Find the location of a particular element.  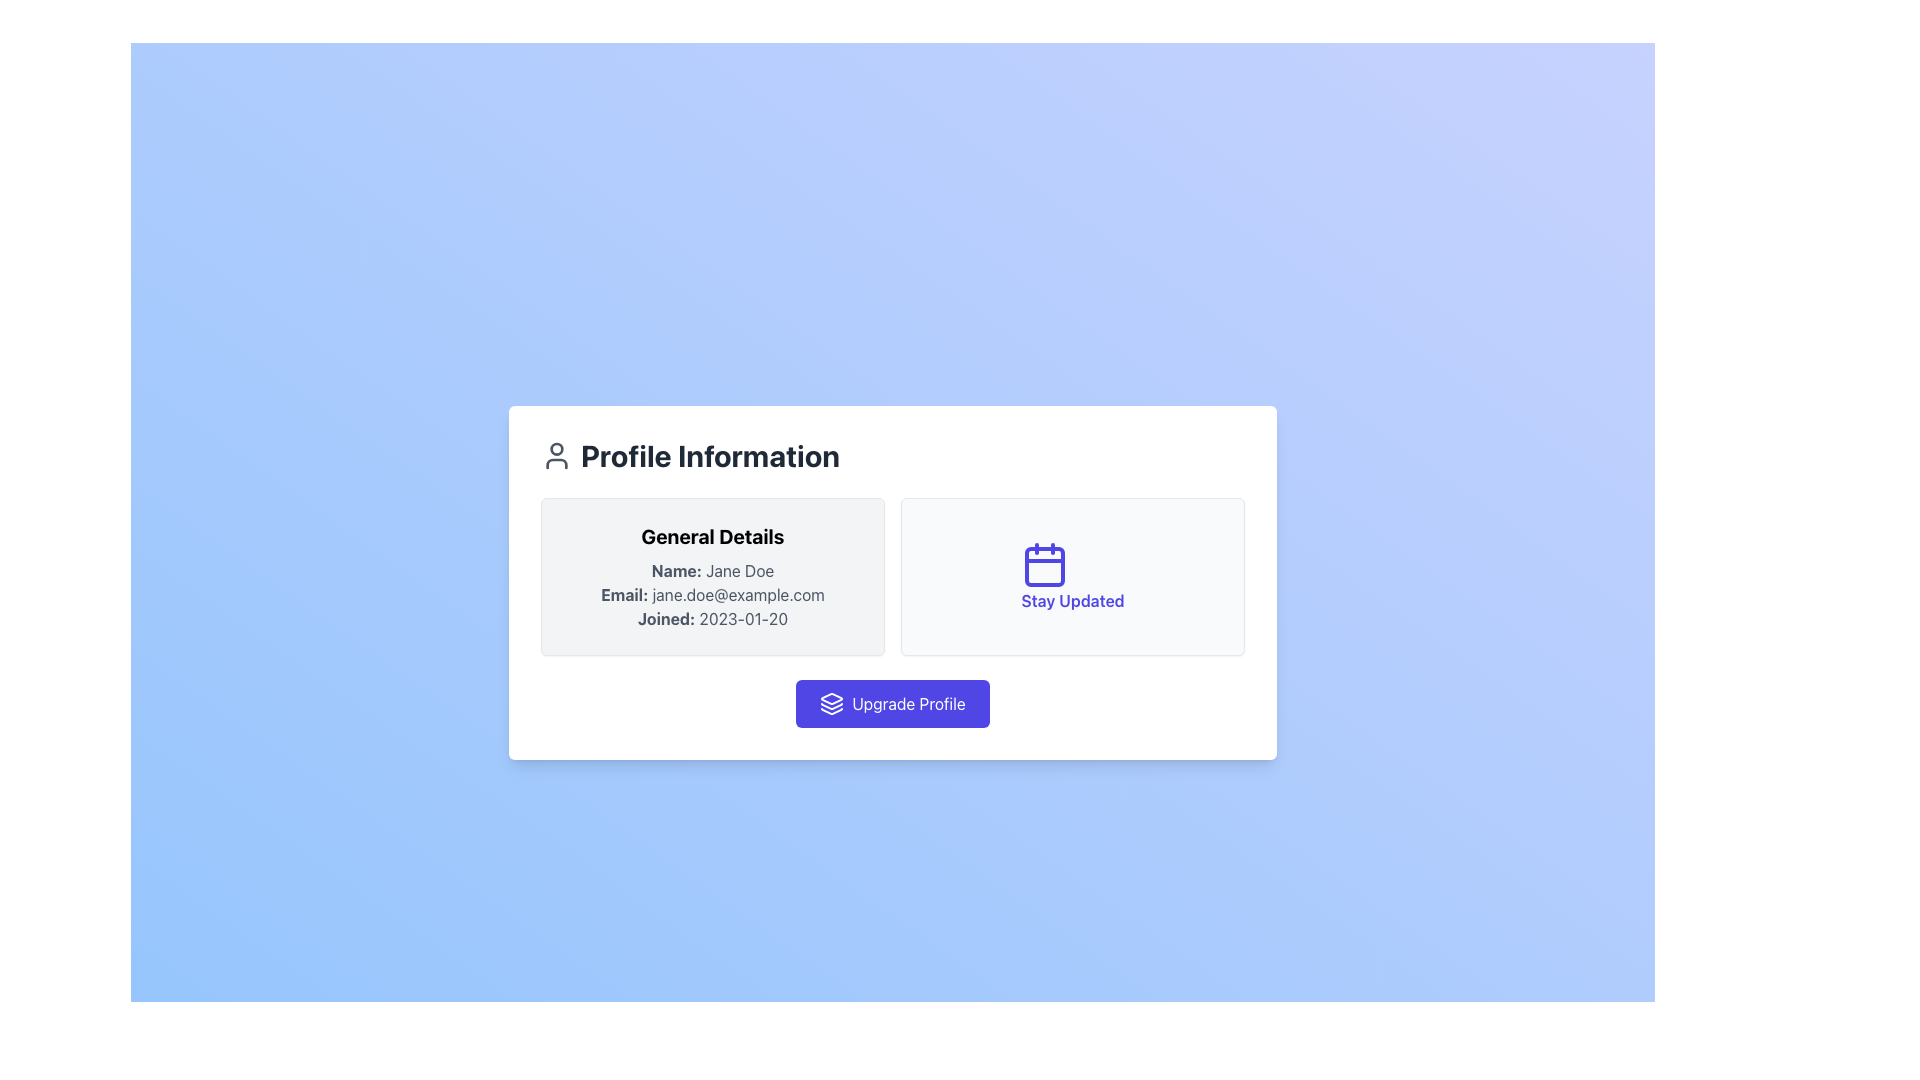

the decorative graphic element within the calendar icon labeled 'Stay Updated', located on the right side of the interface is located at coordinates (1044, 567).